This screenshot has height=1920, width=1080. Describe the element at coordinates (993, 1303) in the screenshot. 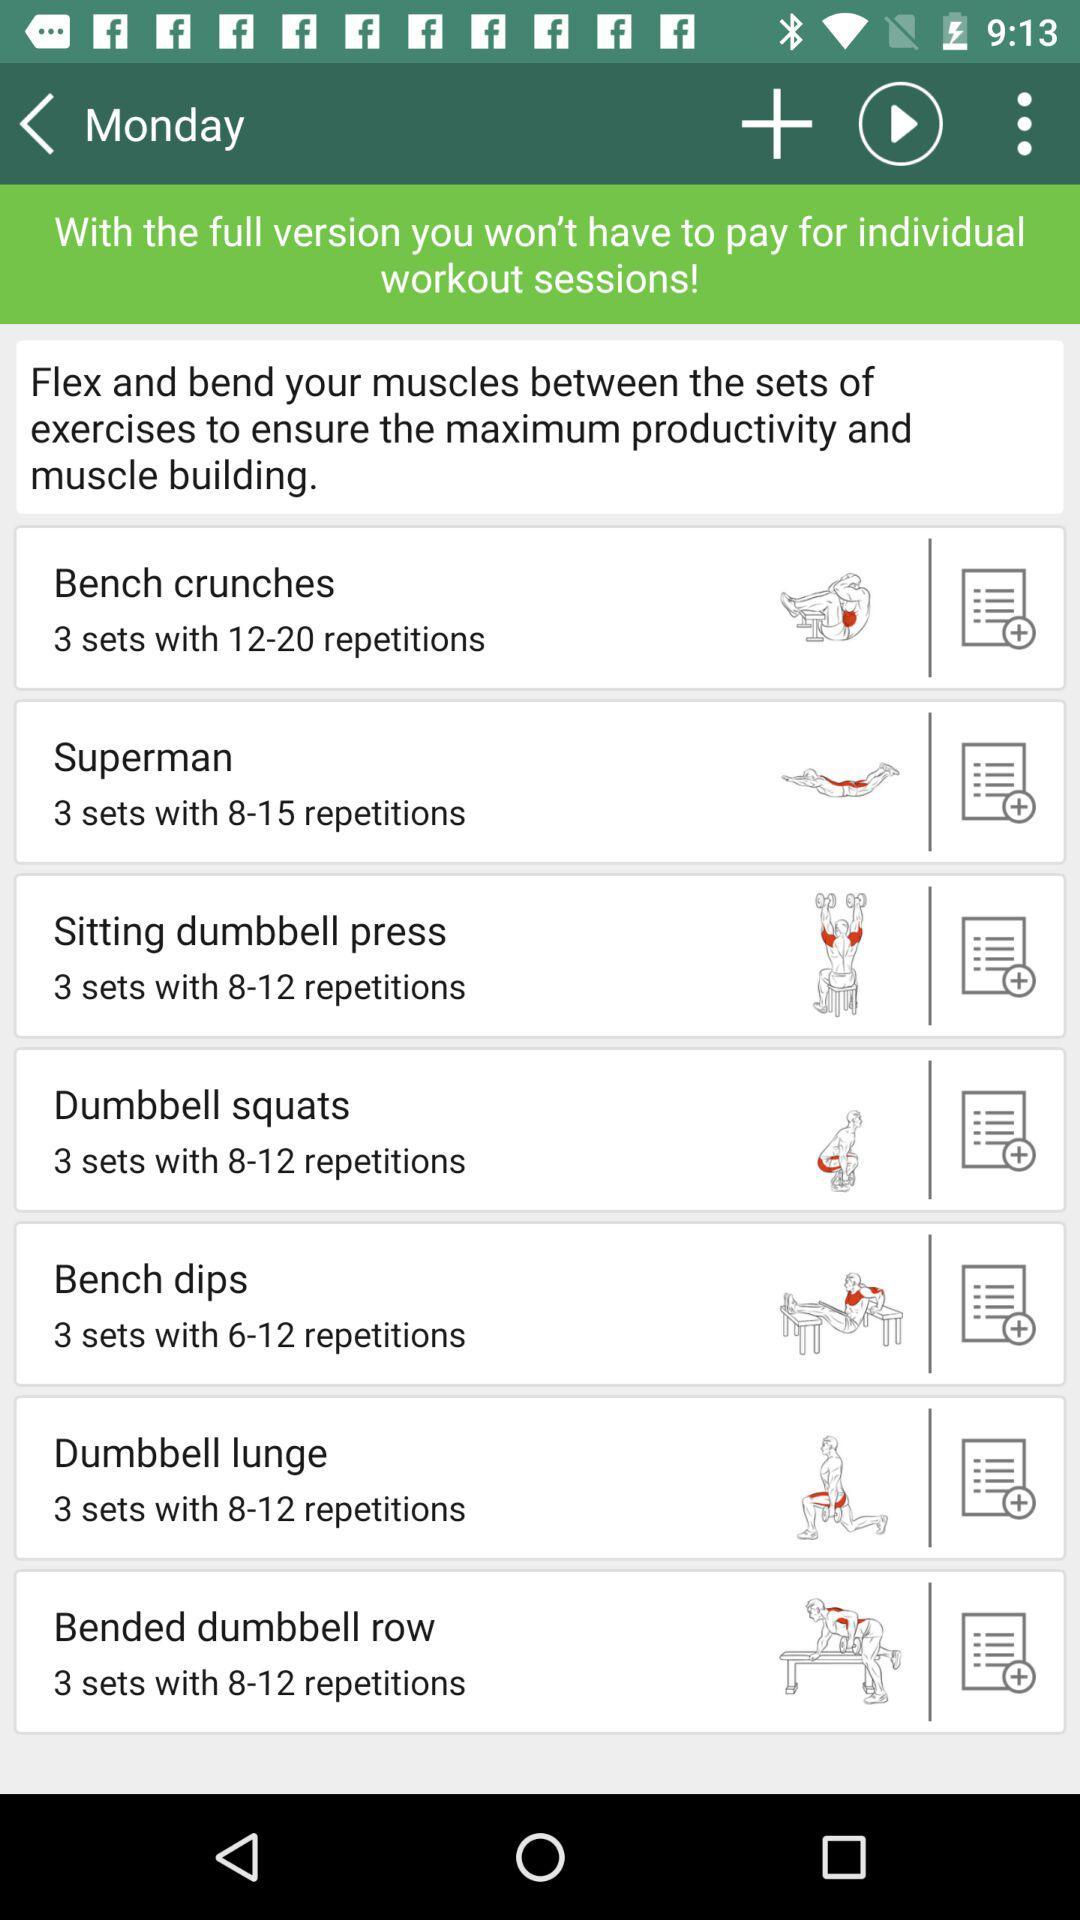

I see `the add icon` at that location.